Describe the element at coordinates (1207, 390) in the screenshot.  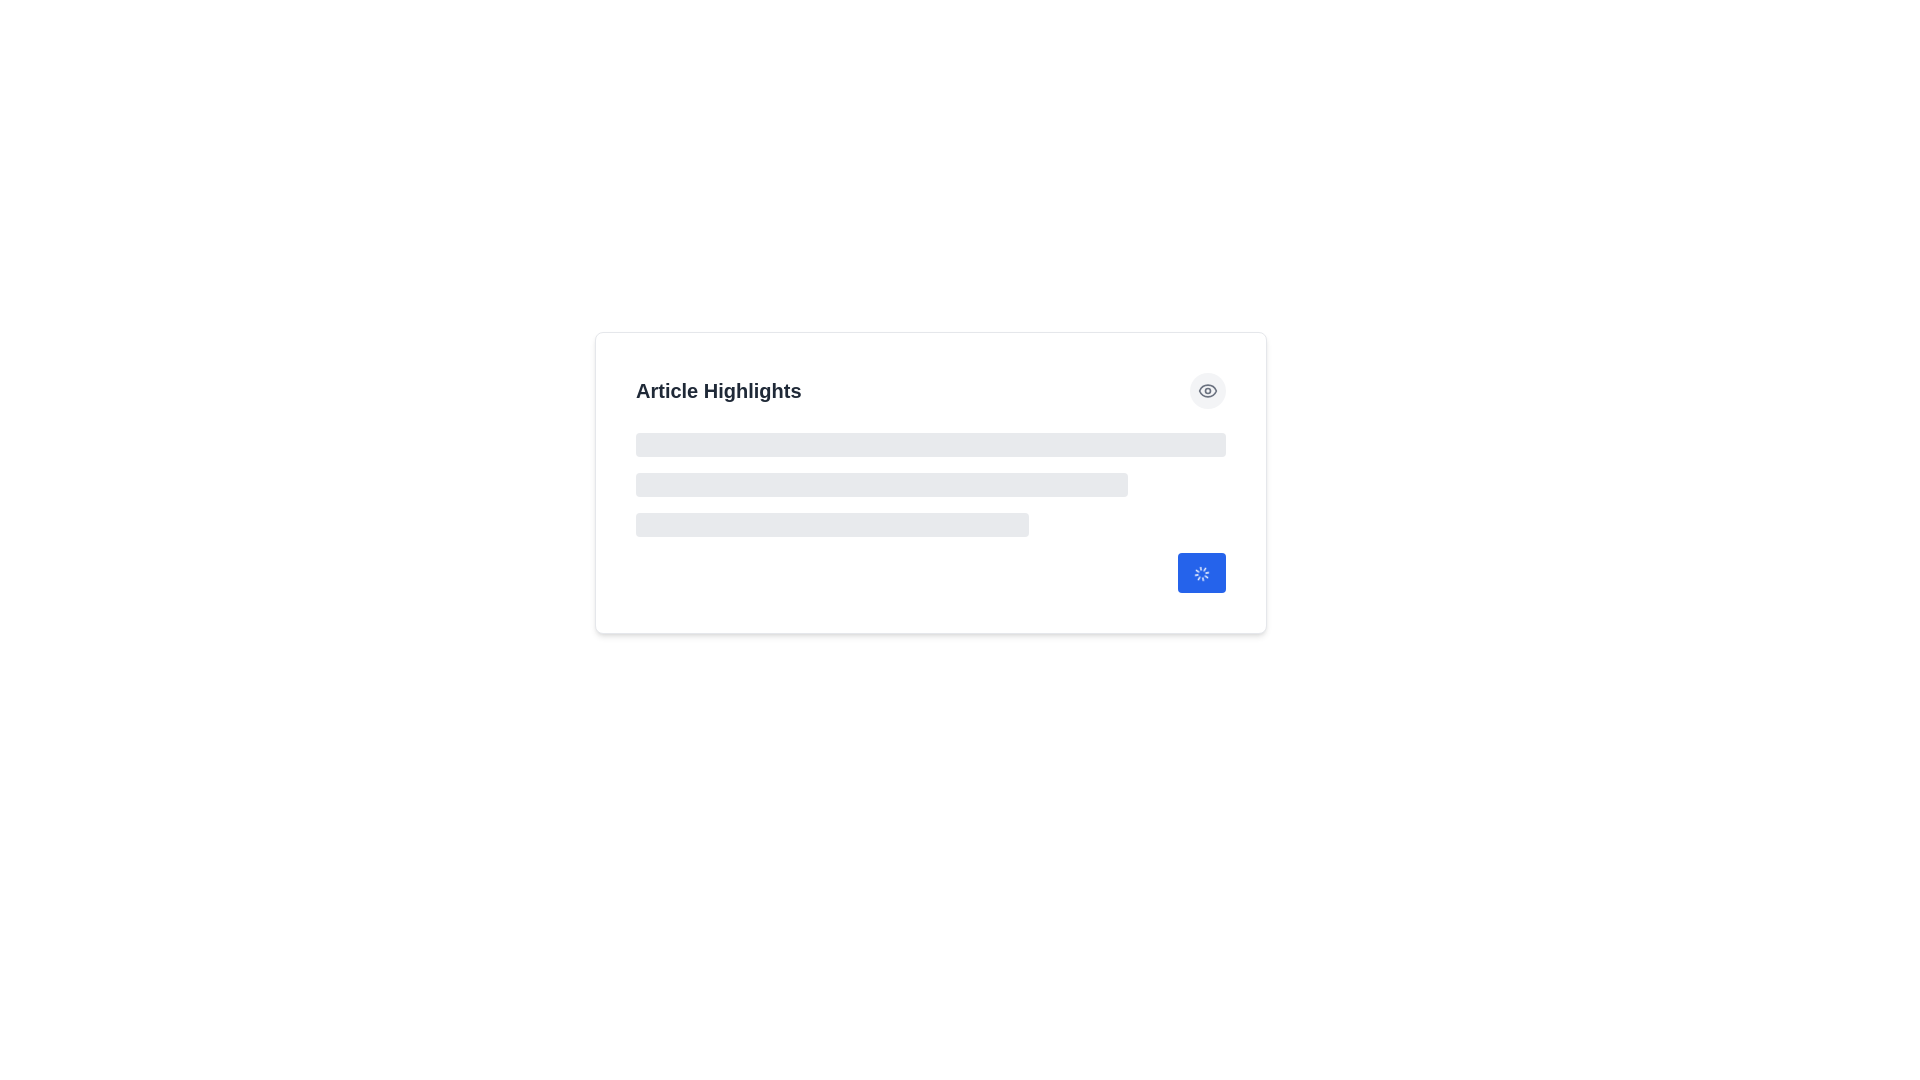
I see `the circular button with a gray background and eye icon located in the 'Article Highlights' section` at that location.